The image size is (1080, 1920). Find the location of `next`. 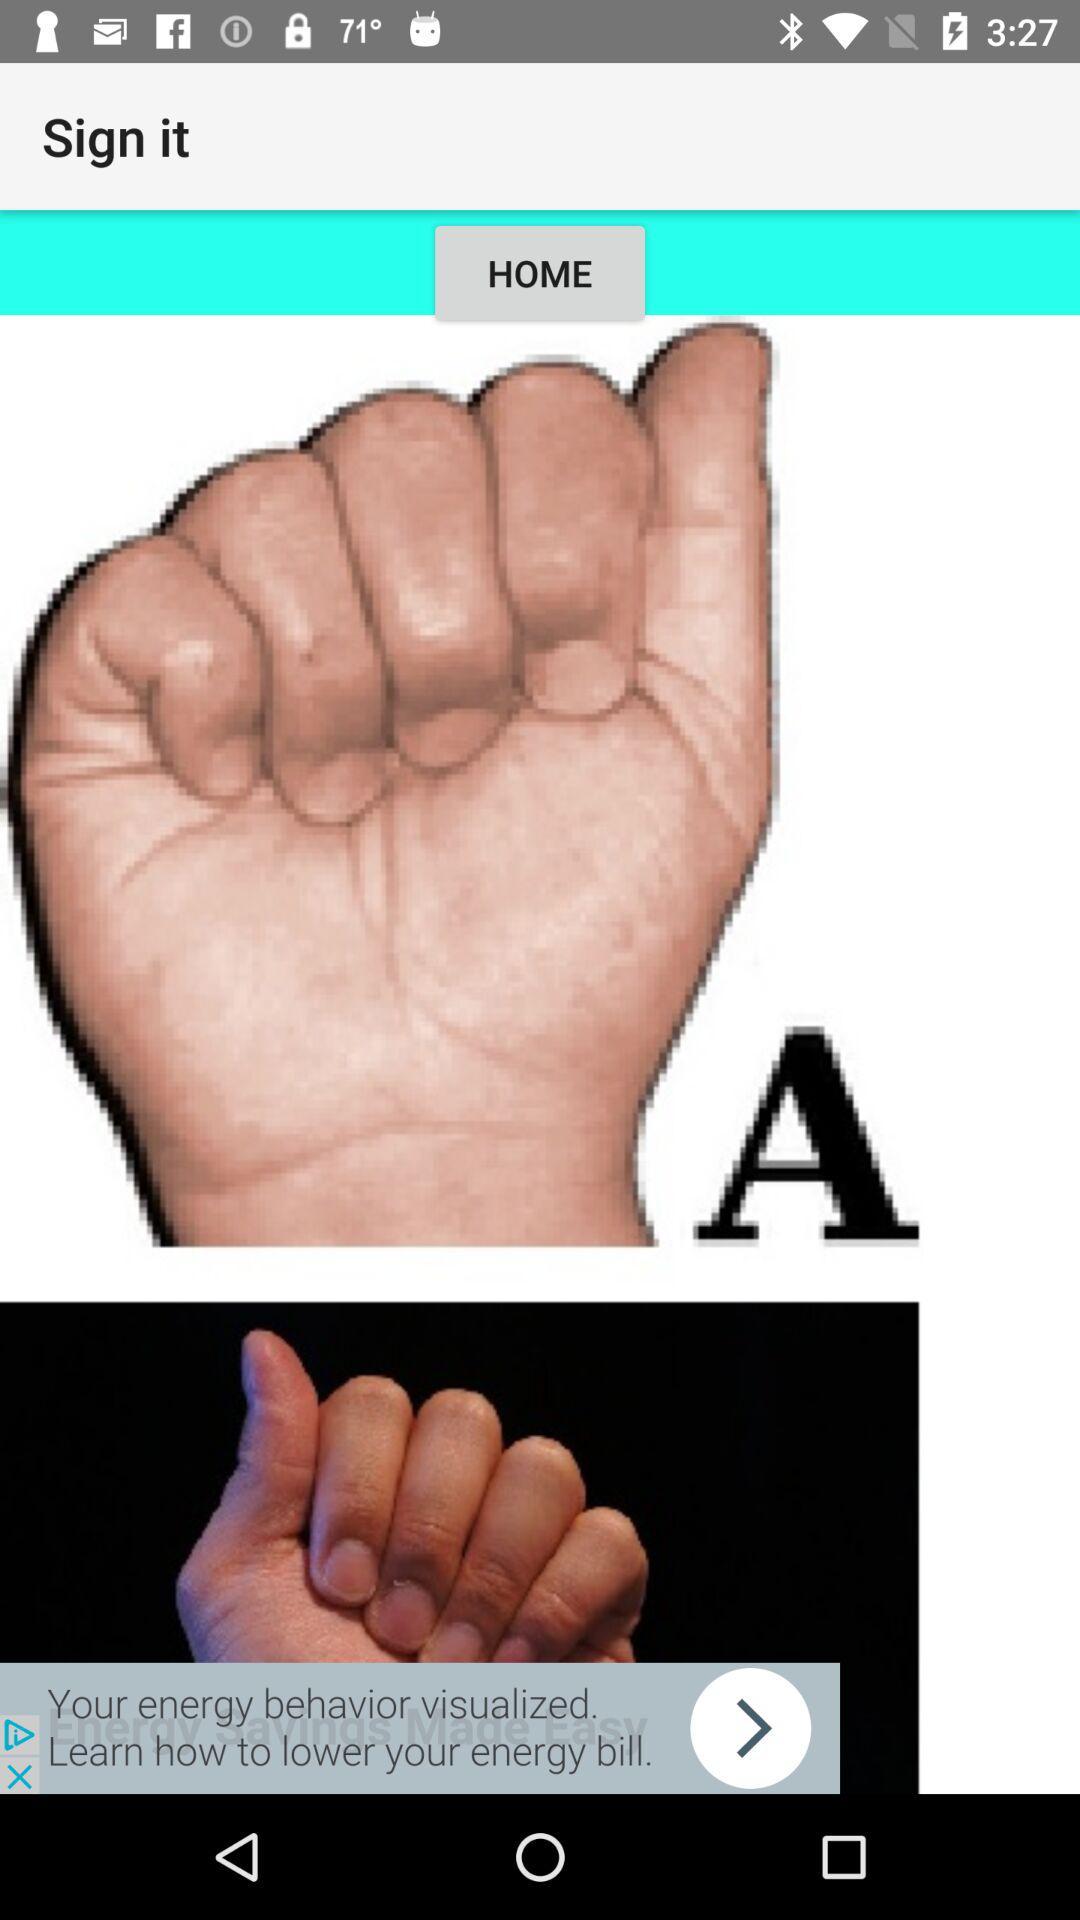

next is located at coordinates (419, 1727).